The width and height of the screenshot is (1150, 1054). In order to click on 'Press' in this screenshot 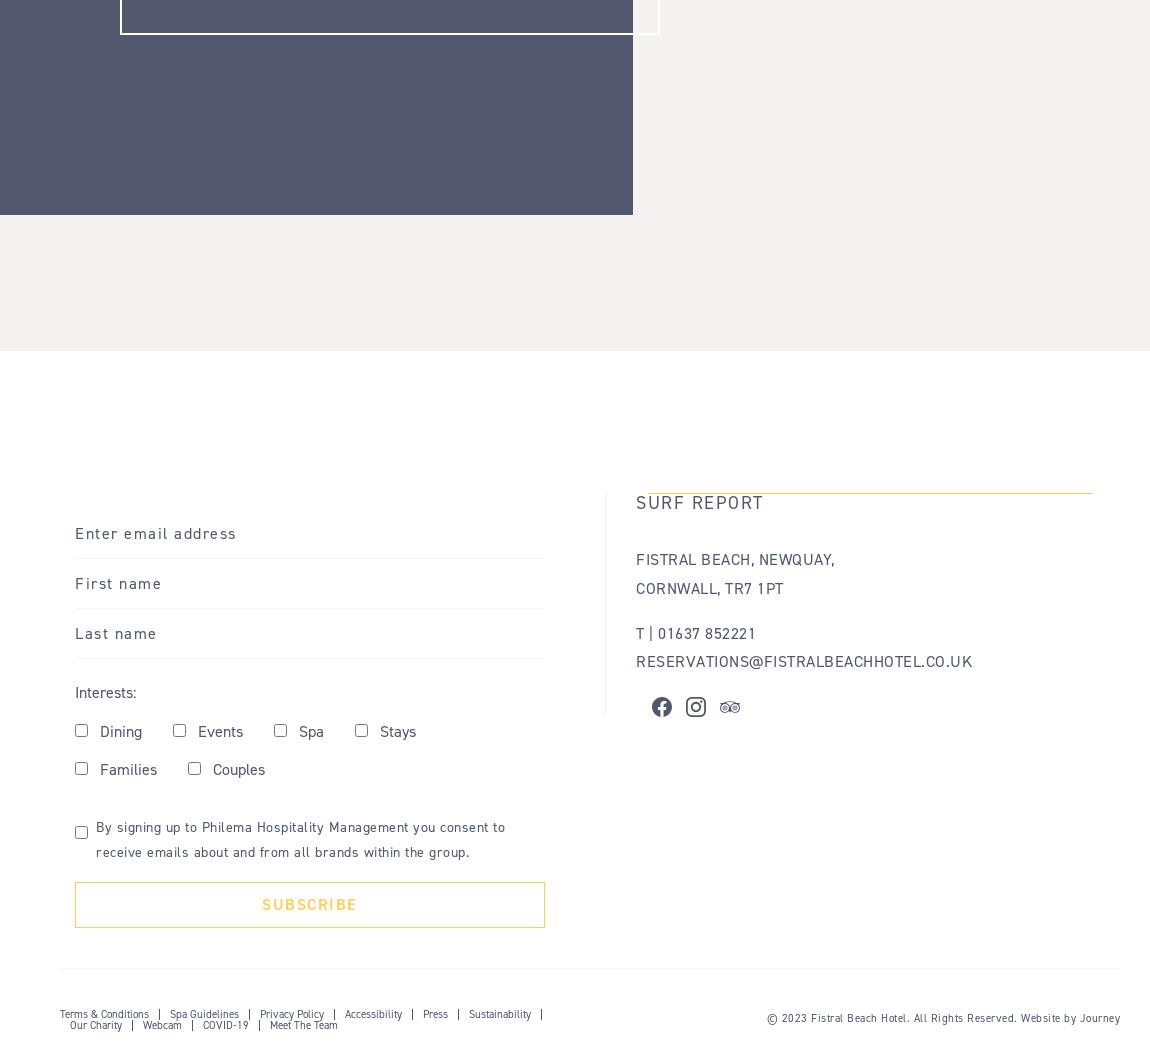, I will do `click(435, 1013)`.